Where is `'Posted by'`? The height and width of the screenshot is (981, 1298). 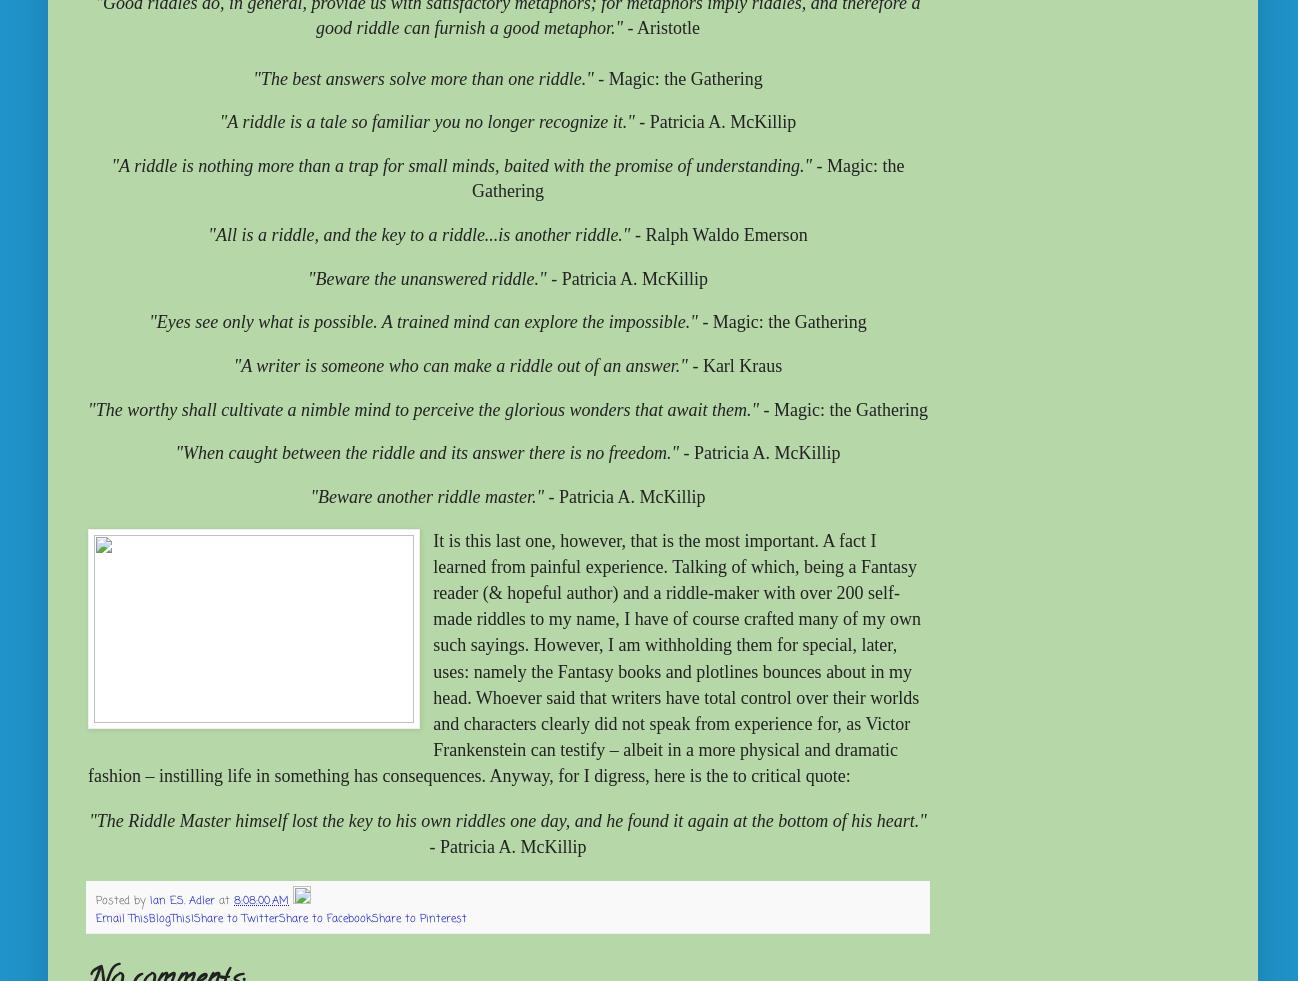 'Posted by' is located at coordinates (123, 901).